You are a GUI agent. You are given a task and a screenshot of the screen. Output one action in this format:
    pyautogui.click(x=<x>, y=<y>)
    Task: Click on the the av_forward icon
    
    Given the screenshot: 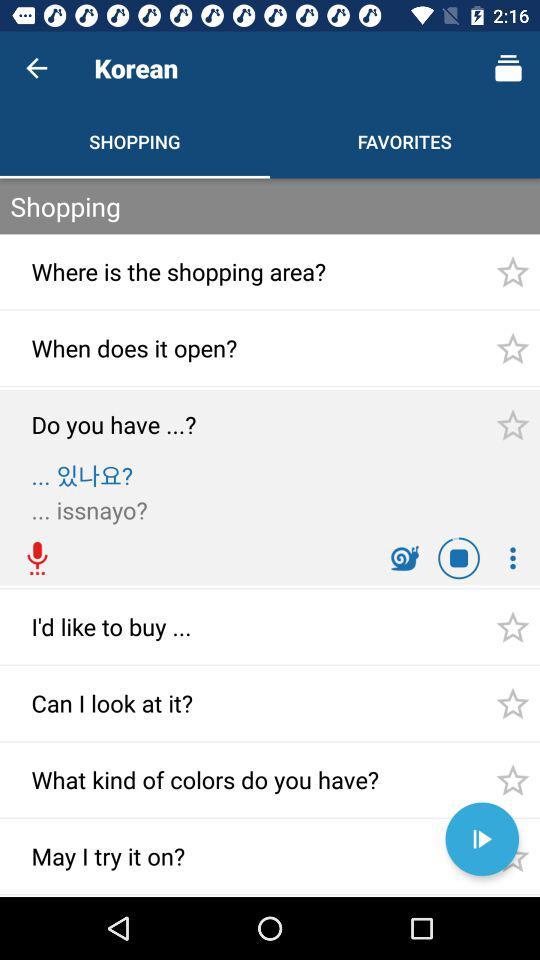 What is the action you would take?
    pyautogui.click(x=481, y=839)
    